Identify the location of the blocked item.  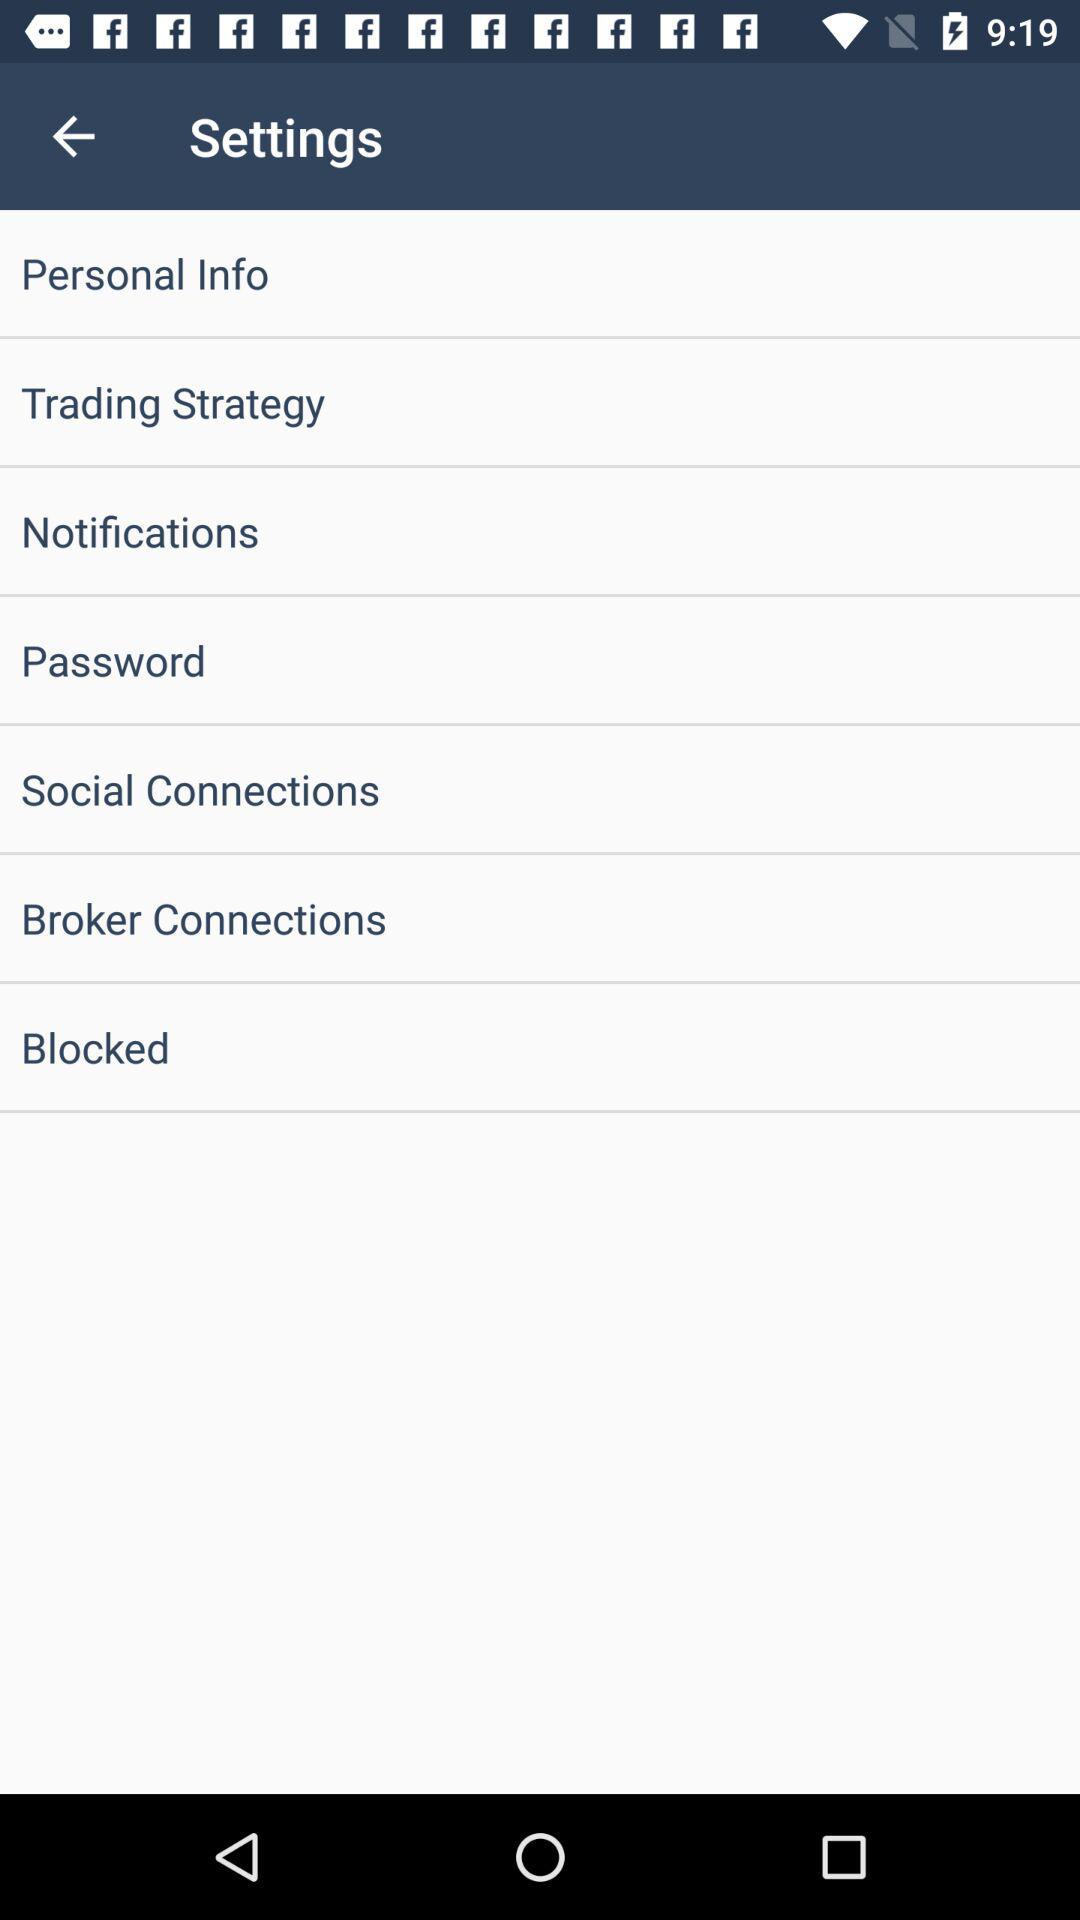
(540, 1045).